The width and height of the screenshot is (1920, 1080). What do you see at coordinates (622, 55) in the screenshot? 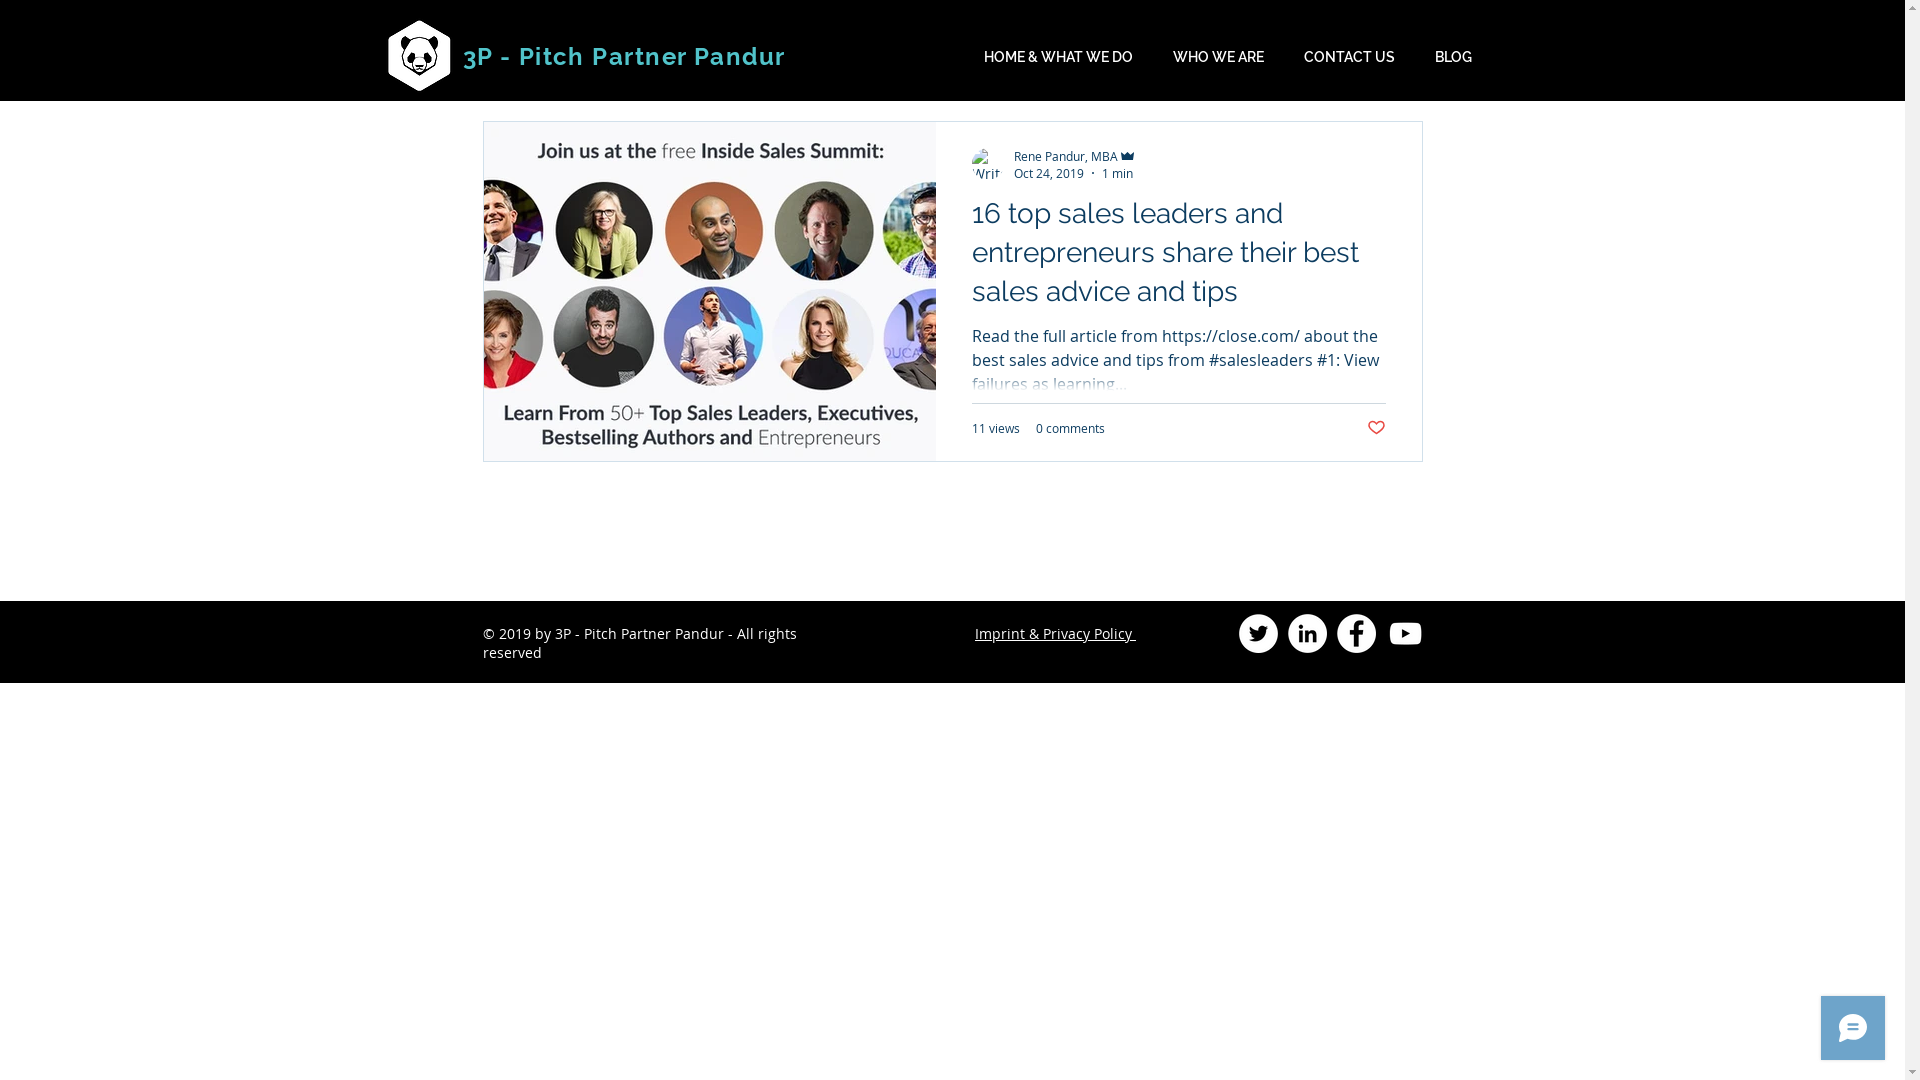
I see `'3P - Pitch Partner Pandur'` at bounding box center [622, 55].